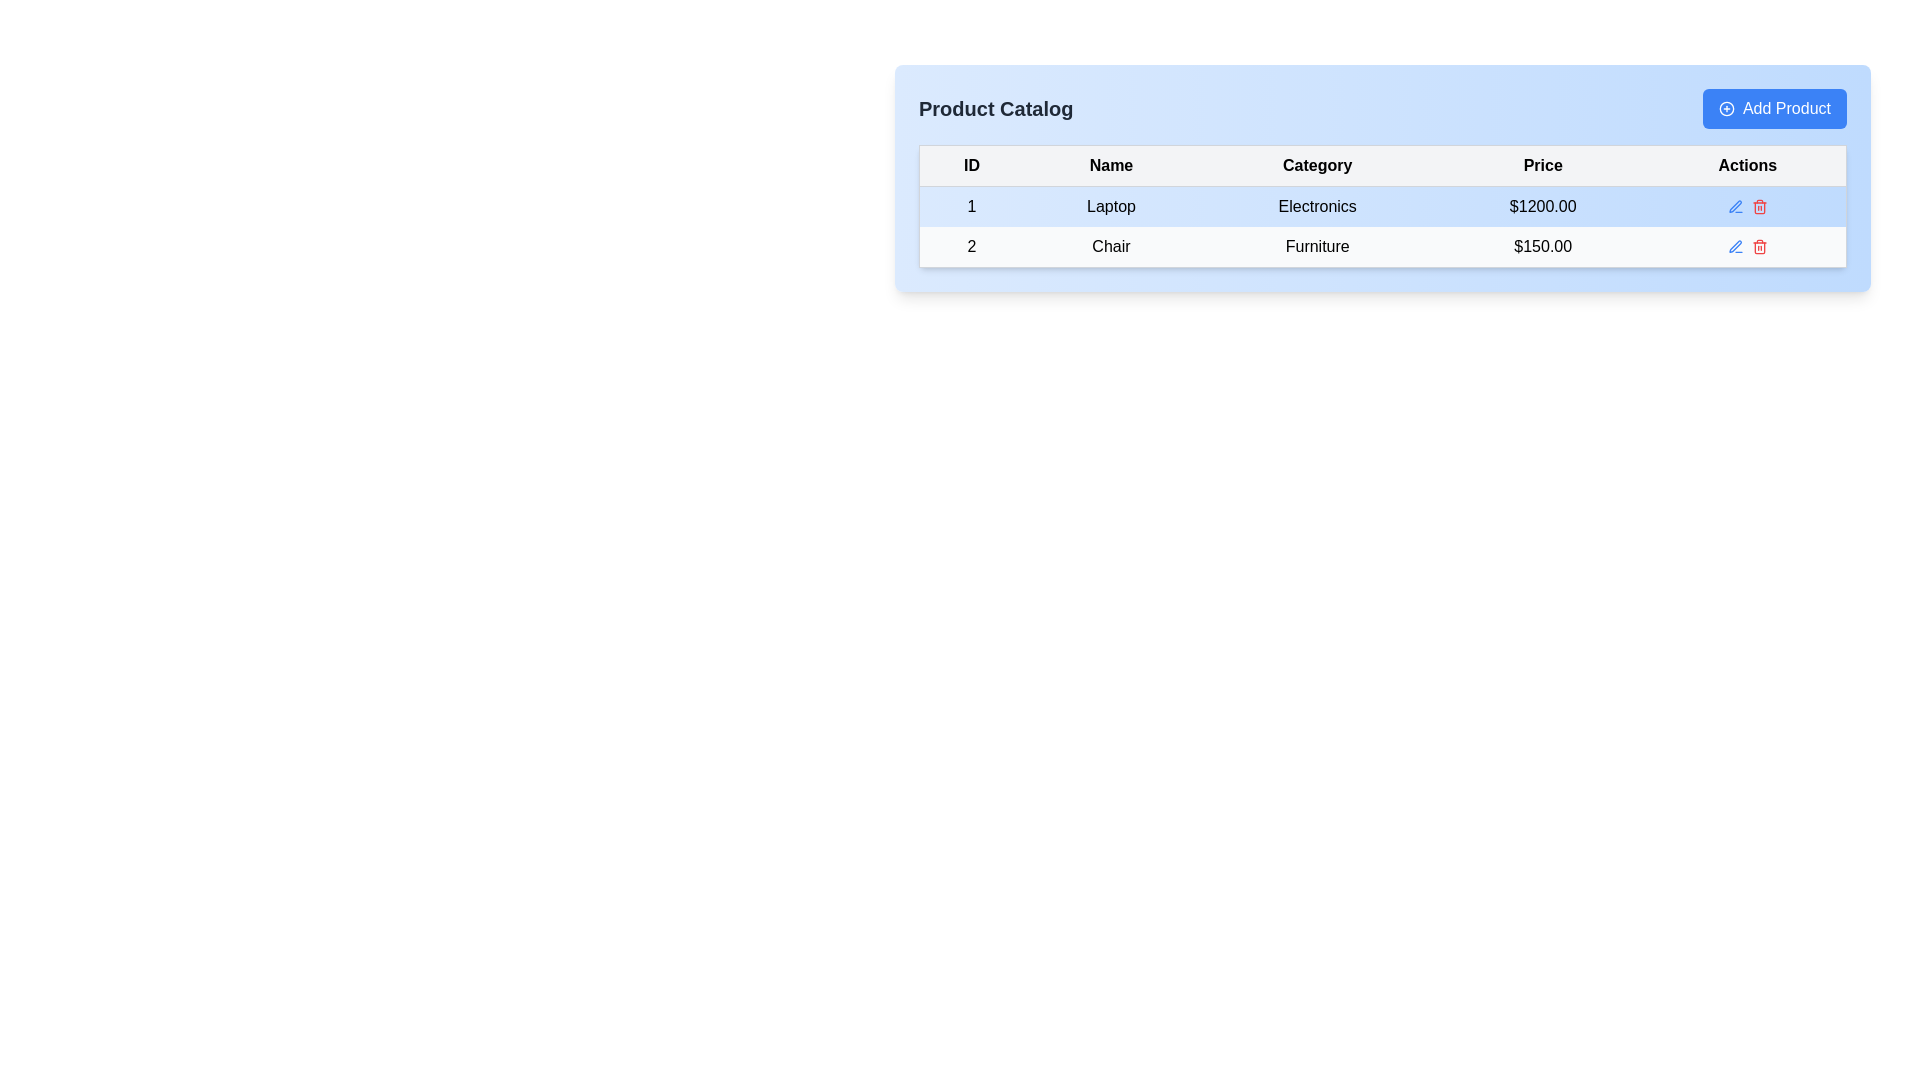  I want to click on the table cell containing the text '2' for reordering. This cell is located in the first column of the second row, directly below the '1' from the first row, so click(971, 246).